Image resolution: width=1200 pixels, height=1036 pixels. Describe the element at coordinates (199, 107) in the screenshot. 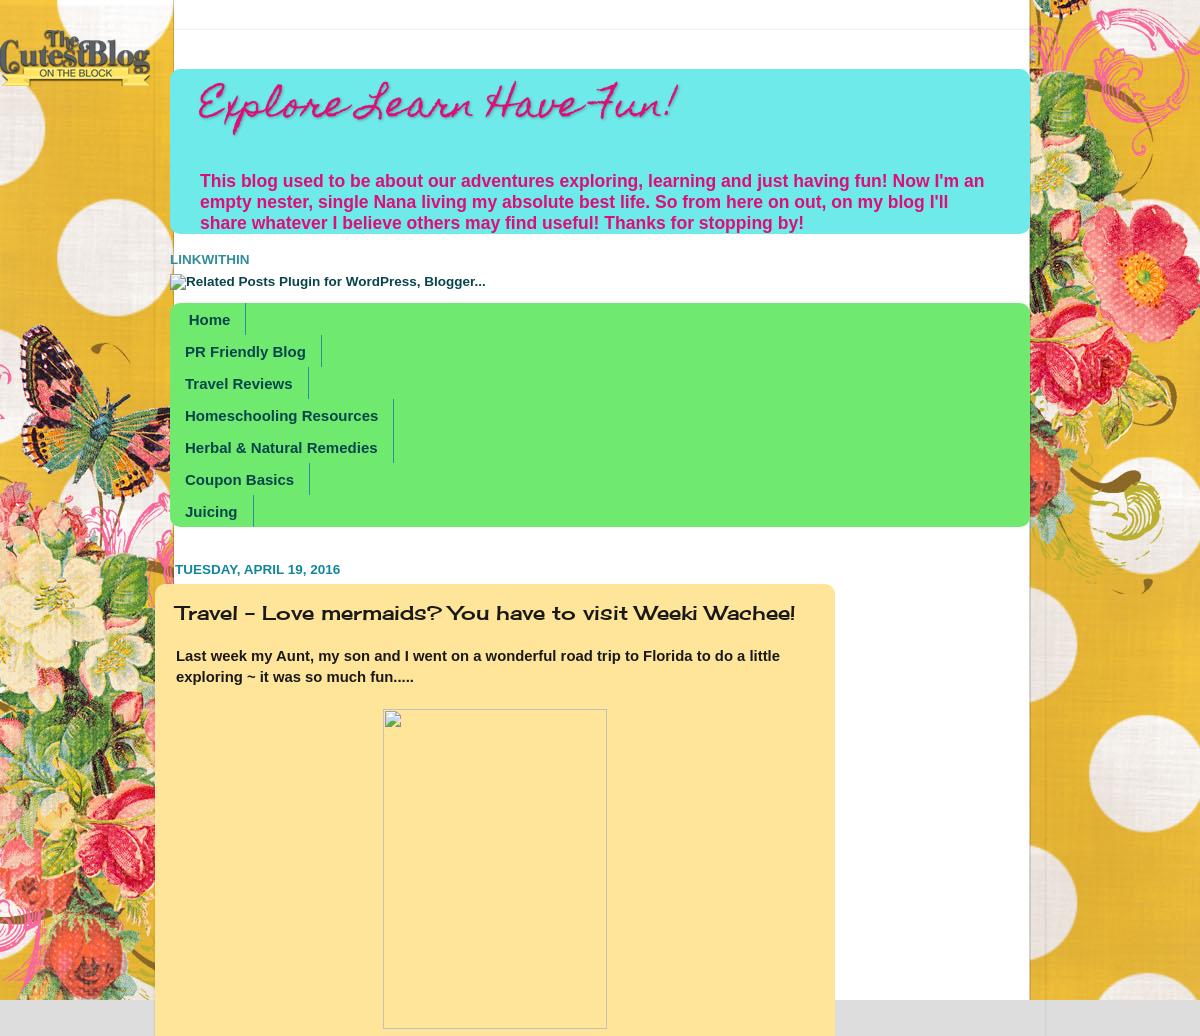

I see `'Explore Learn Have Fun!'` at that location.